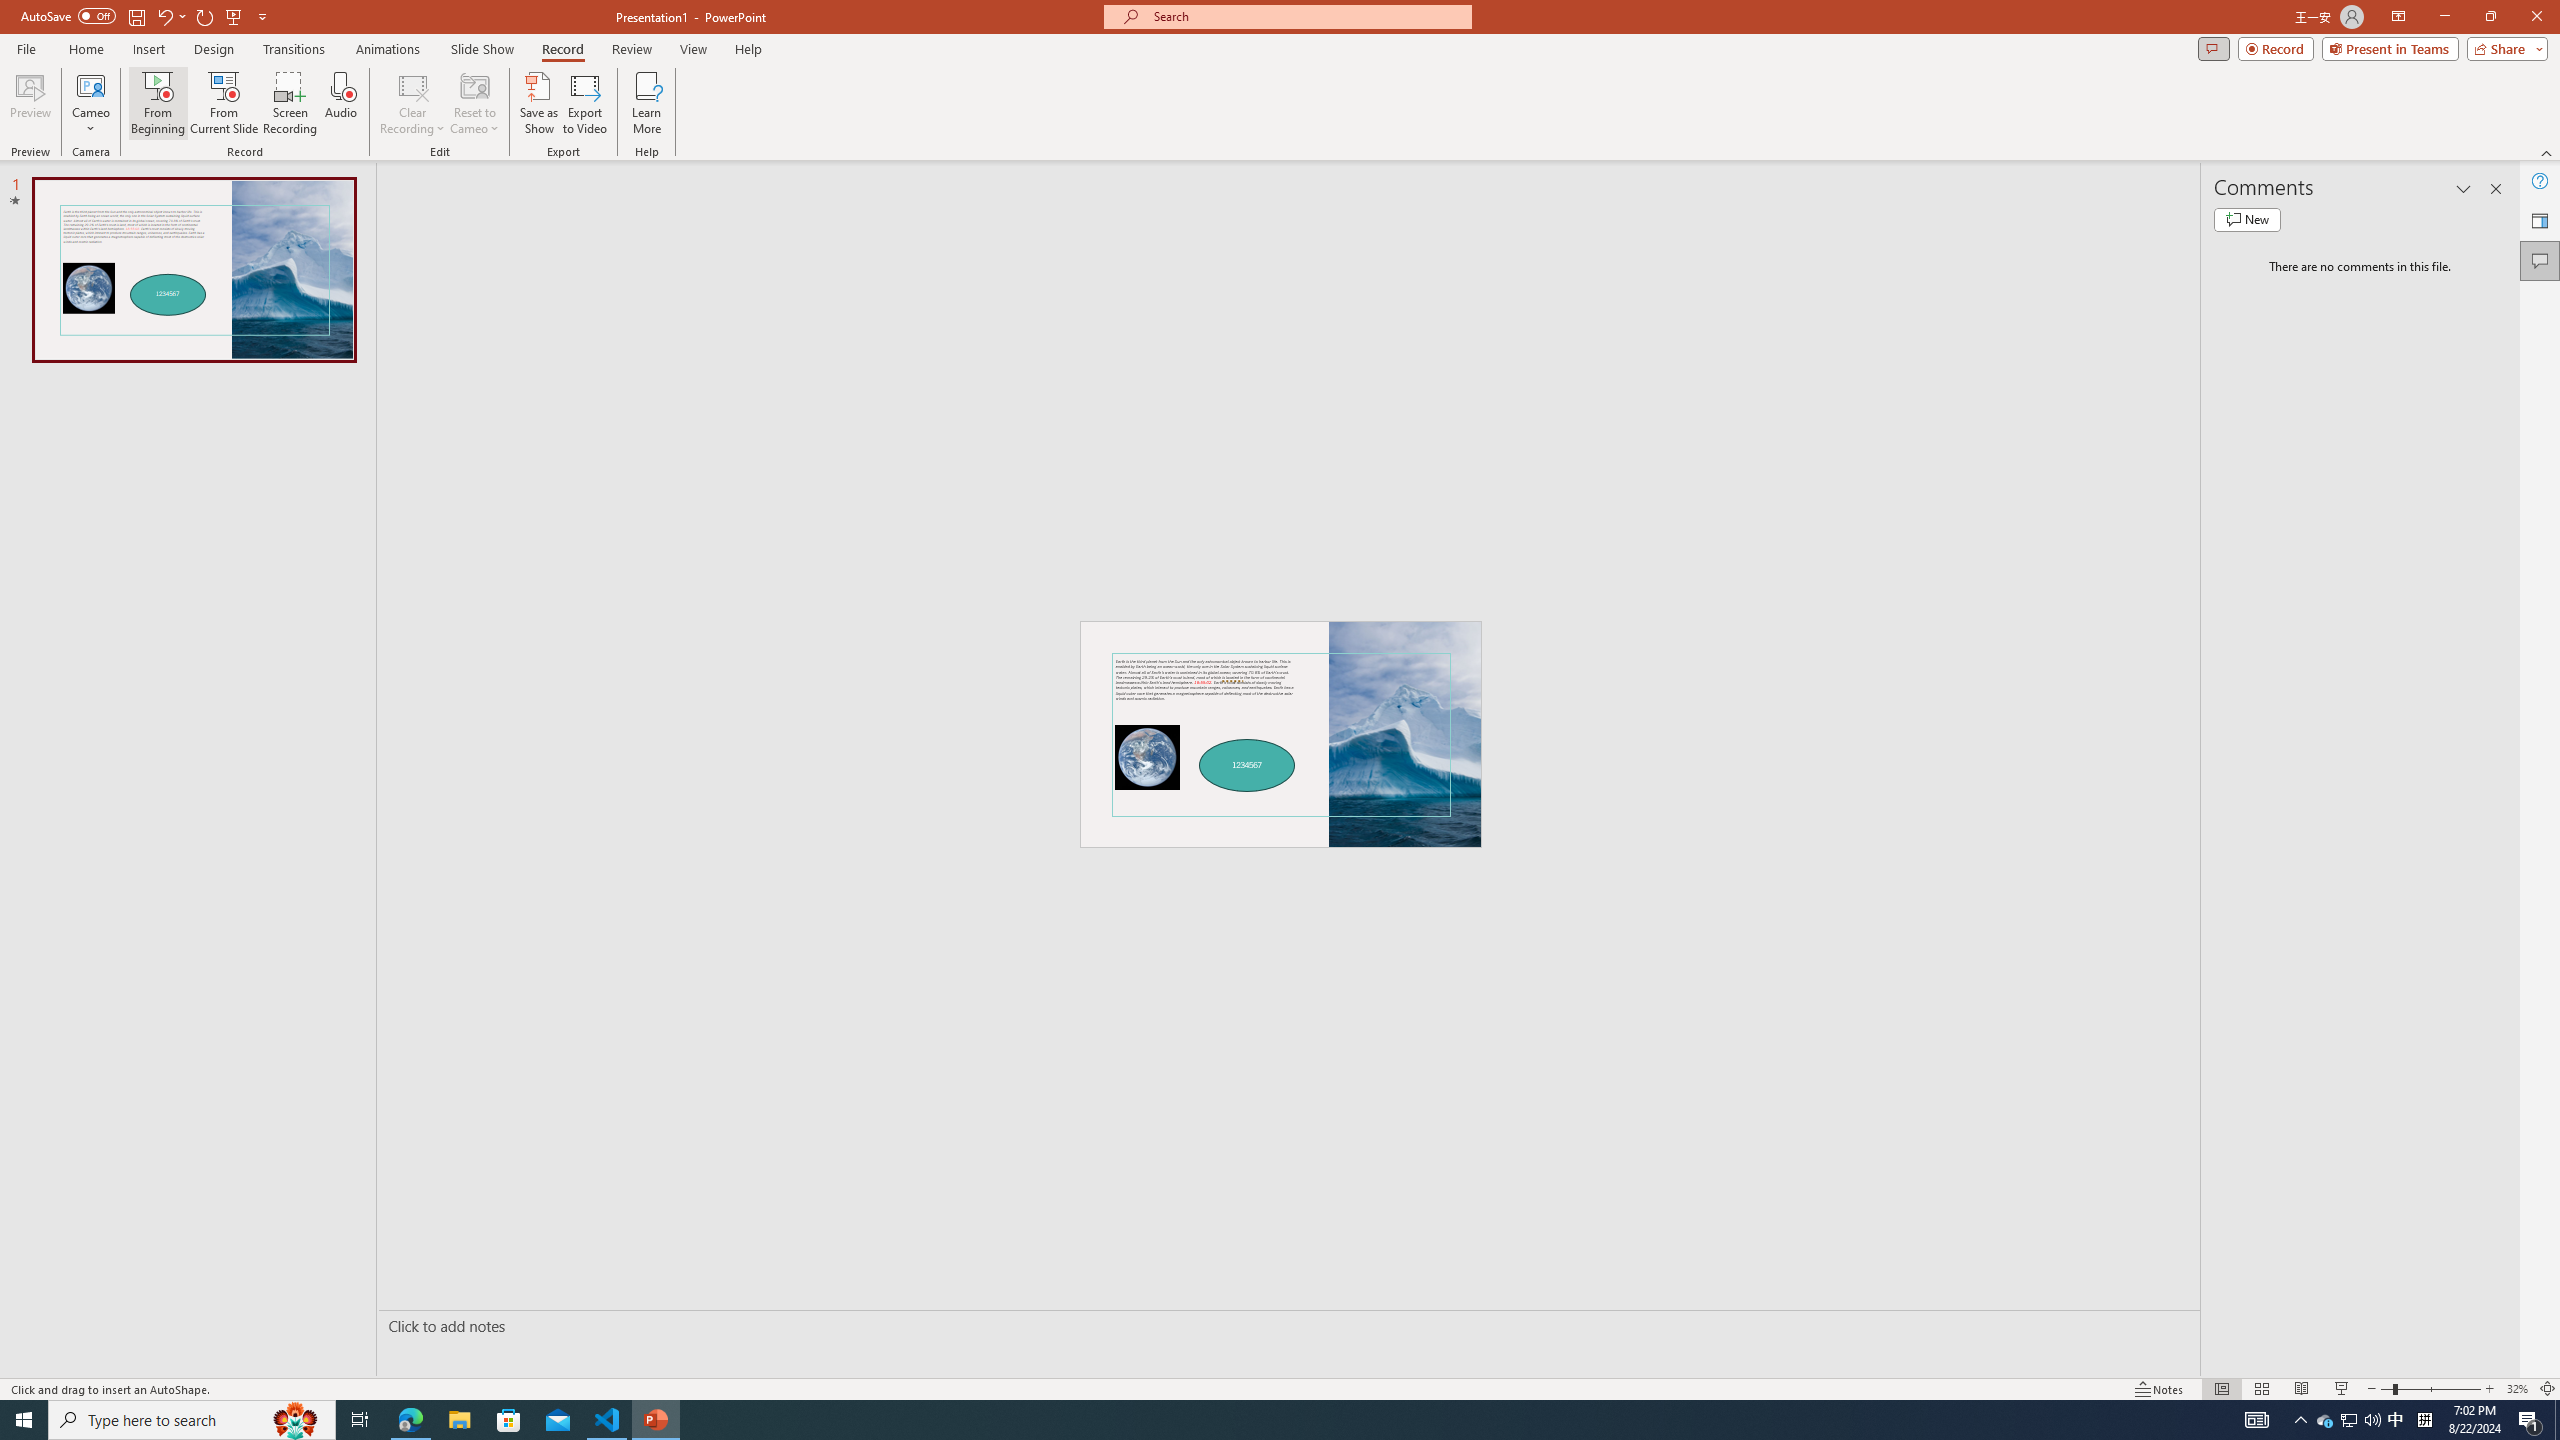  What do you see at coordinates (289, 103) in the screenshot?
I see `'Screen Recording'` at bounding box center [289, 103].